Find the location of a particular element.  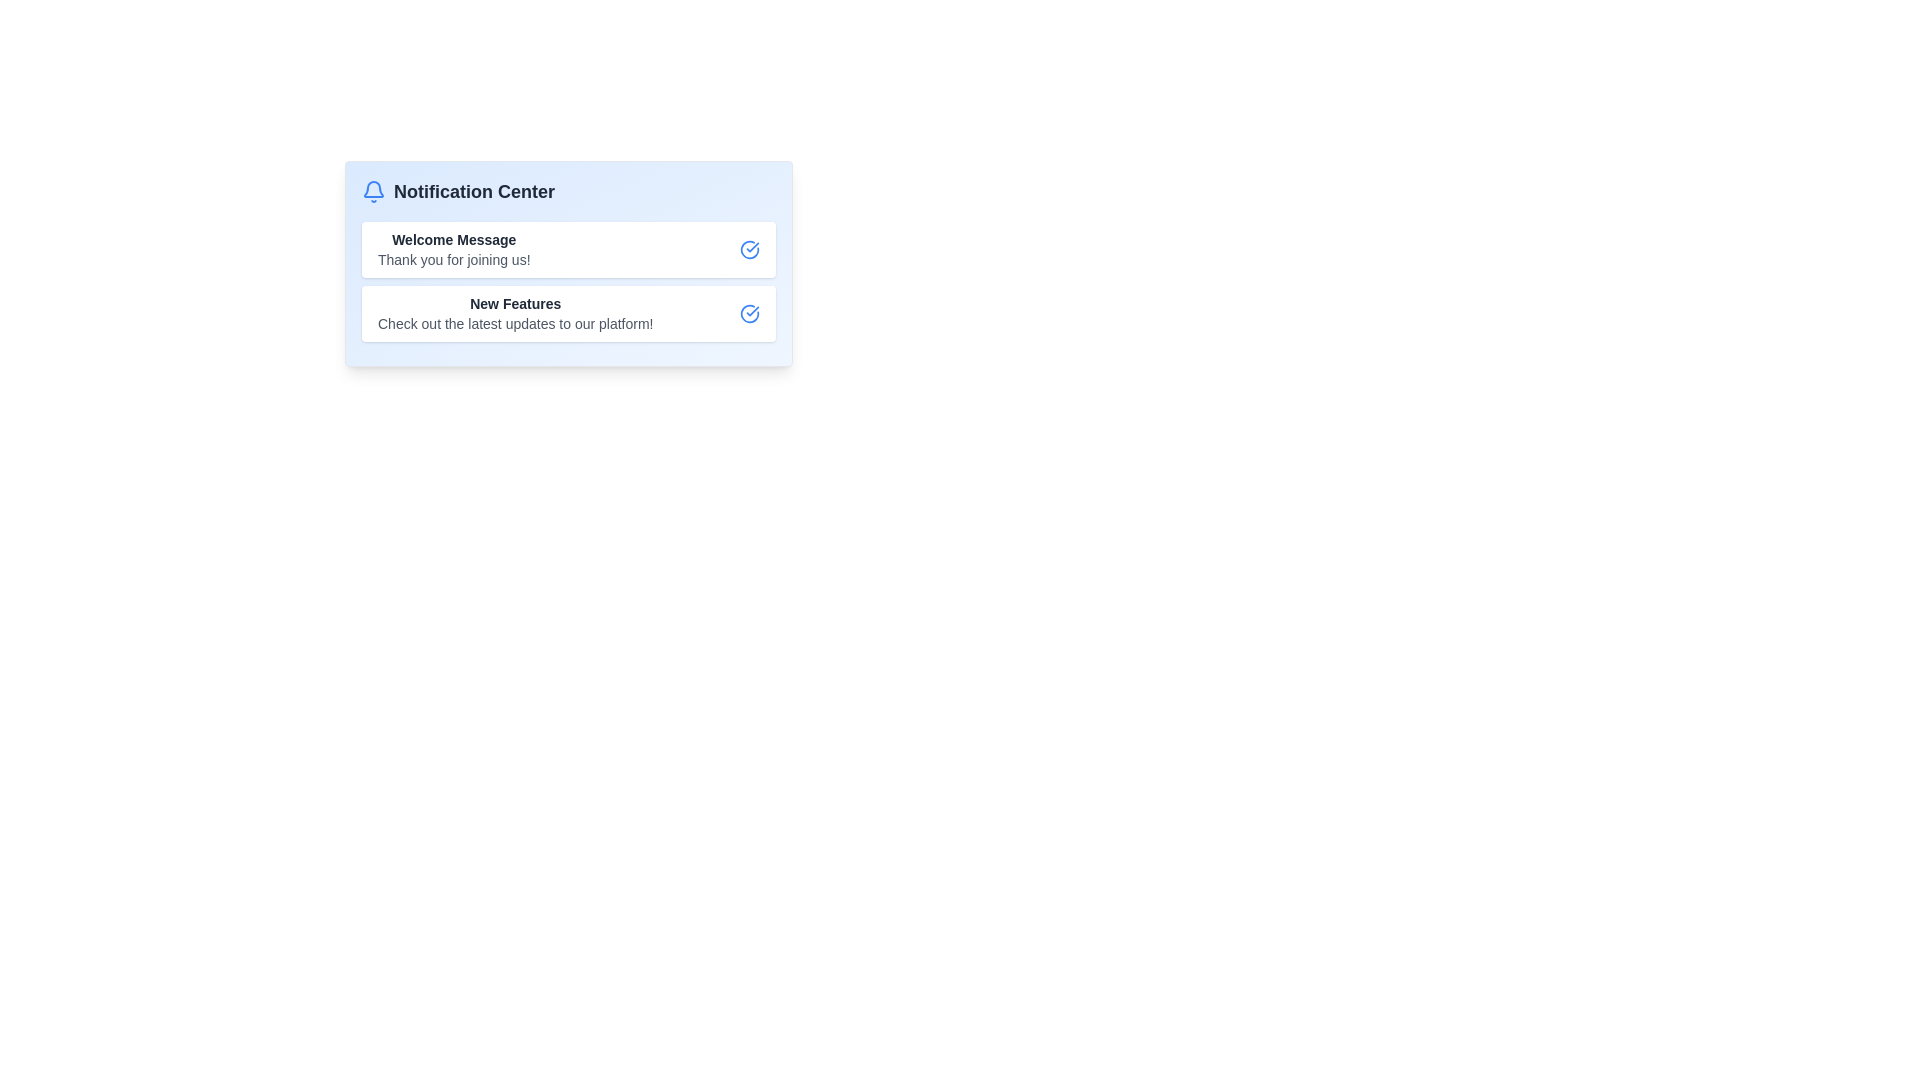

the Text display component that provides a greeting and welcome note, located in the upper-middle part of the light-blue notification center card is located at coordinates (453, 249).